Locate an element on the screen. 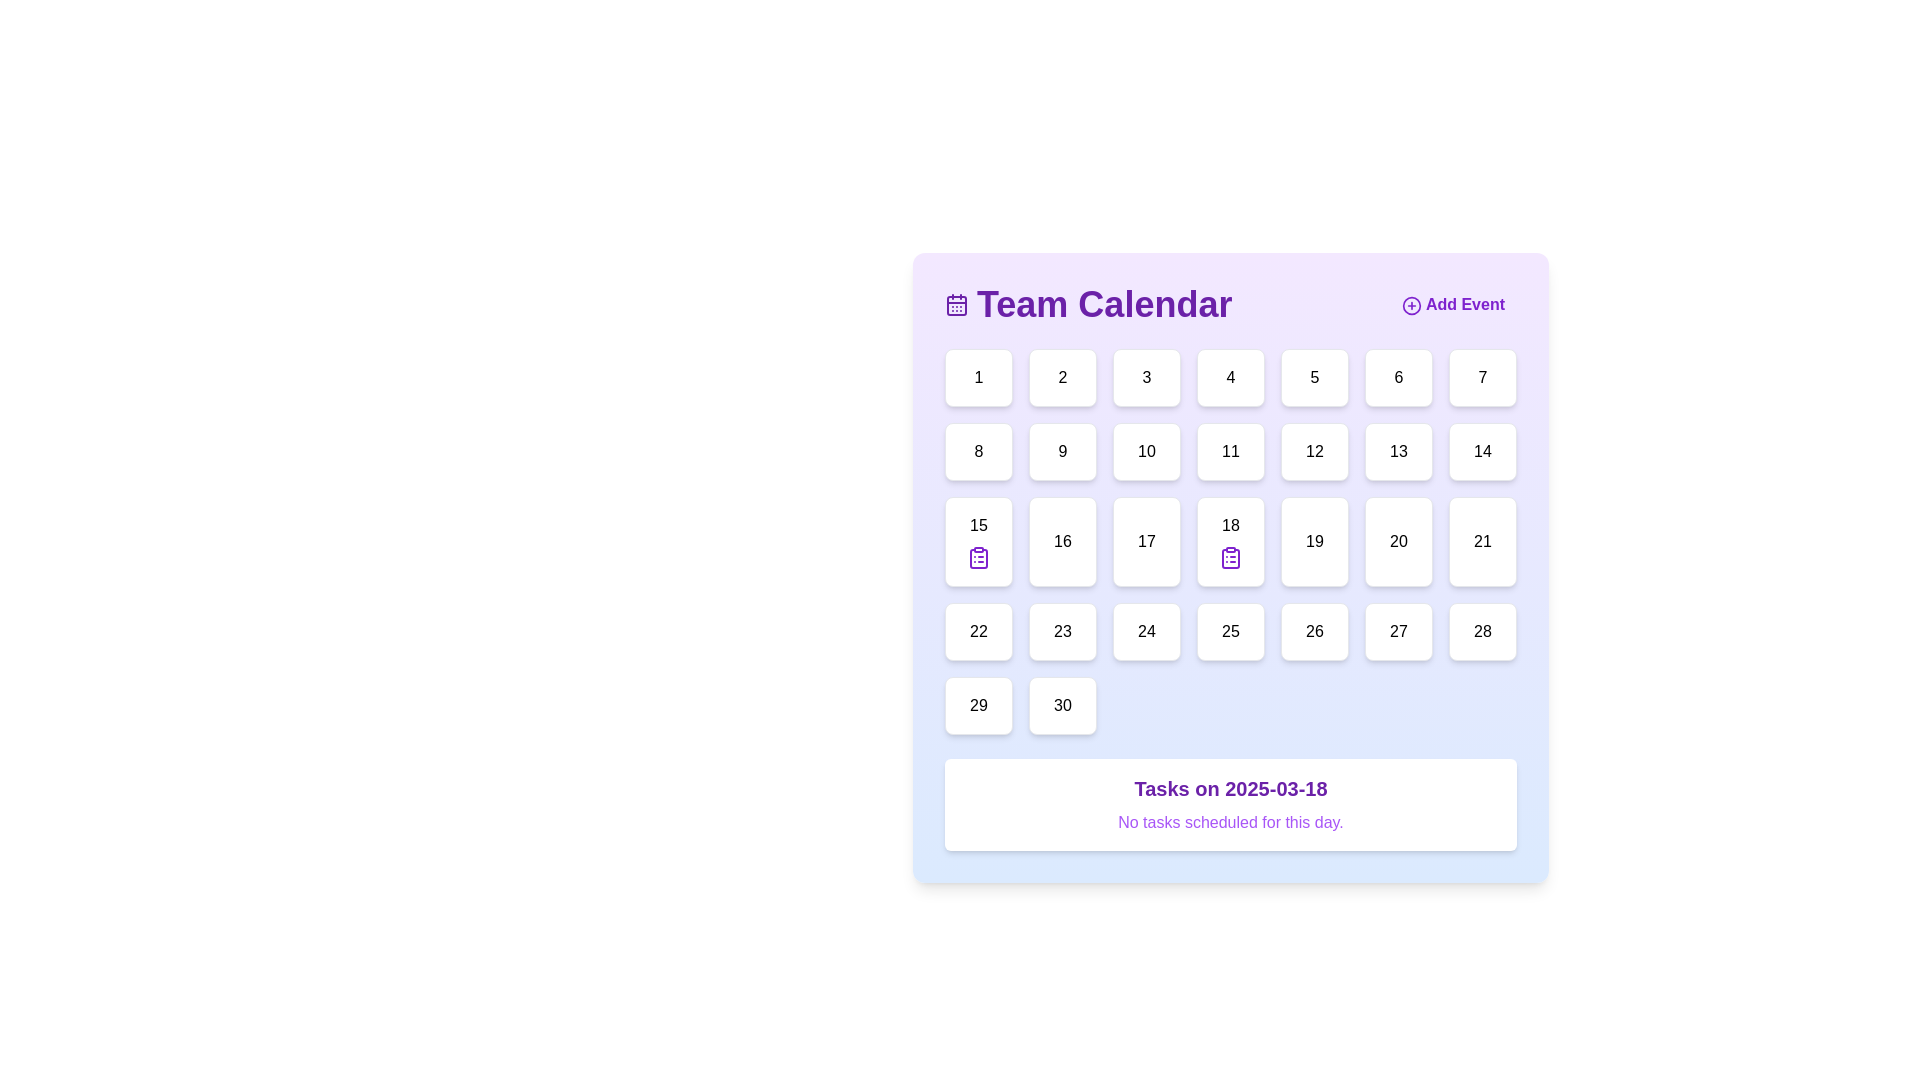 This screenshot has width=1920, height=1080. the Header with Action Controls at the top center of the calendar interface, which provides options for adding new events is located at coordinates (1229, 304).